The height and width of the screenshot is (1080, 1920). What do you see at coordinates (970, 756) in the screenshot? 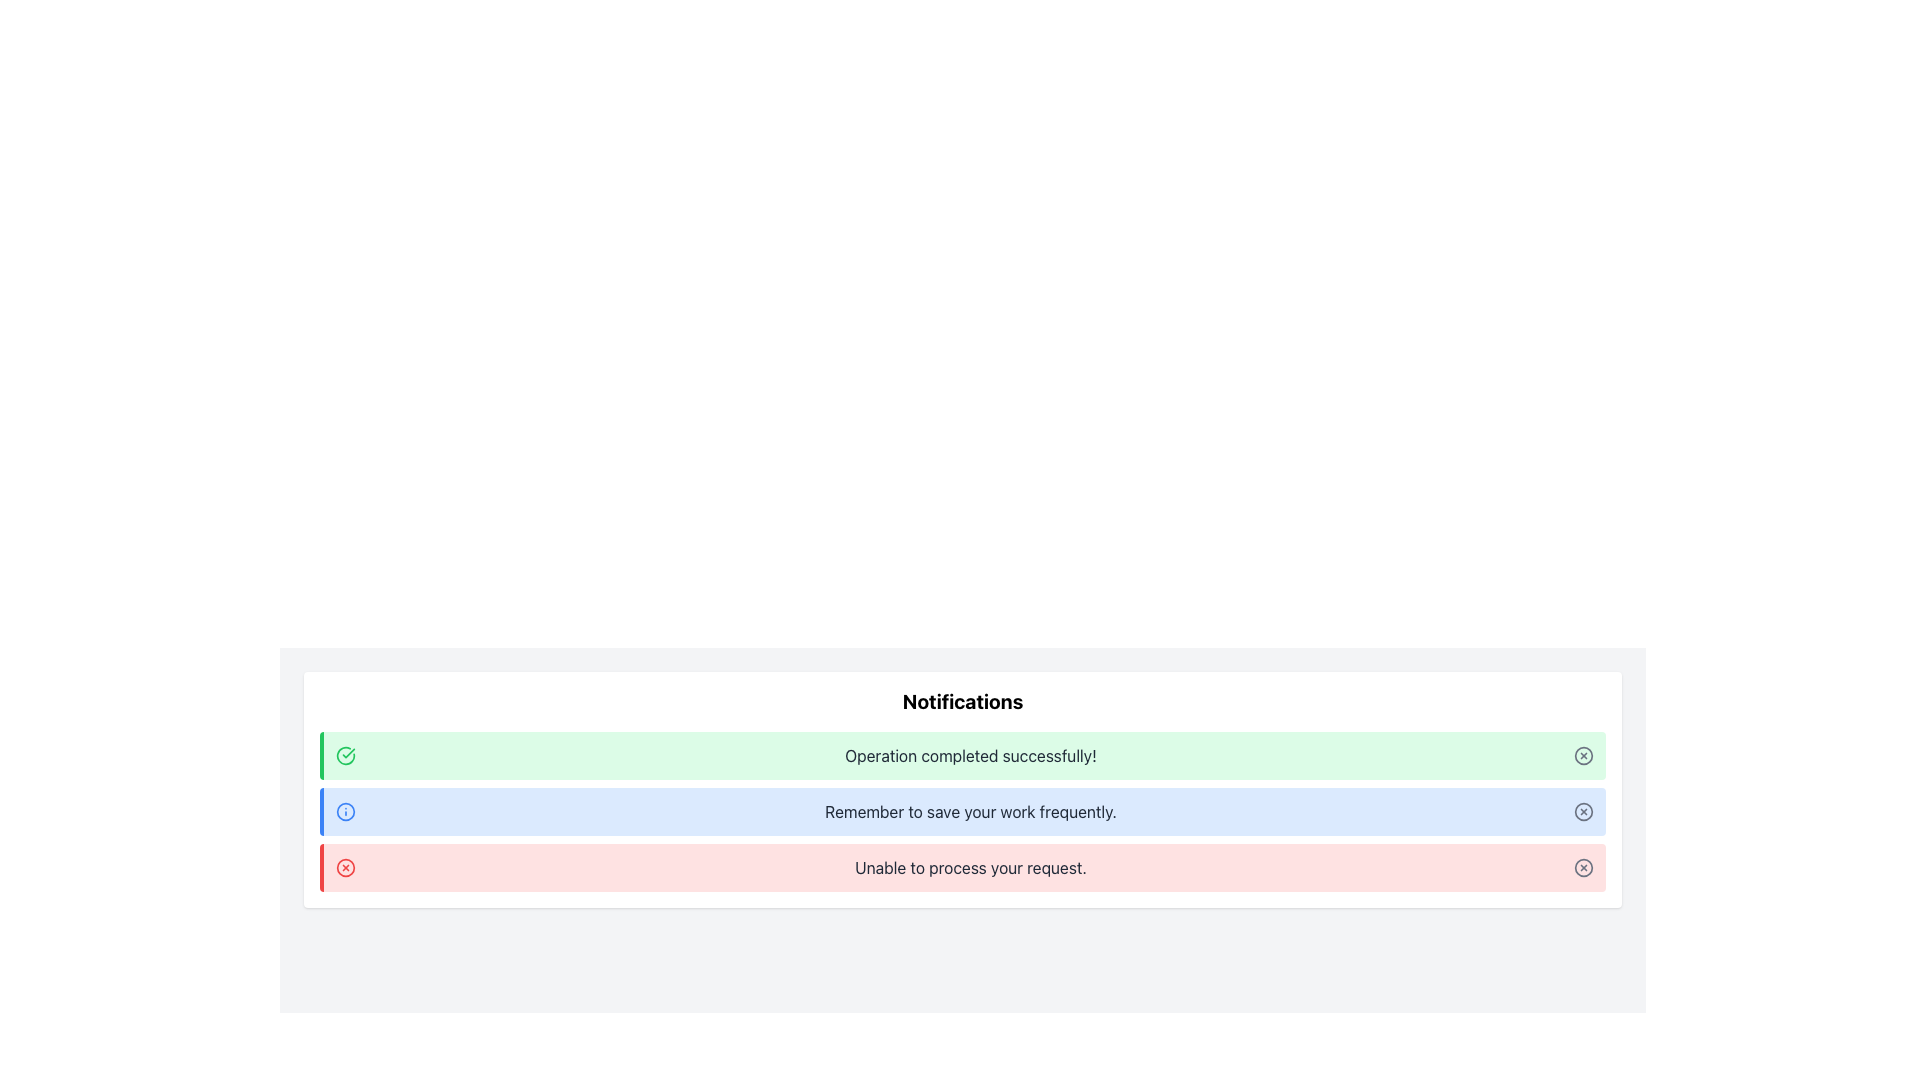
I see `the positive feedback notification text label located in the uppermost notification section, which is centered horizontally on a green background` at bounding box center [970, 756].